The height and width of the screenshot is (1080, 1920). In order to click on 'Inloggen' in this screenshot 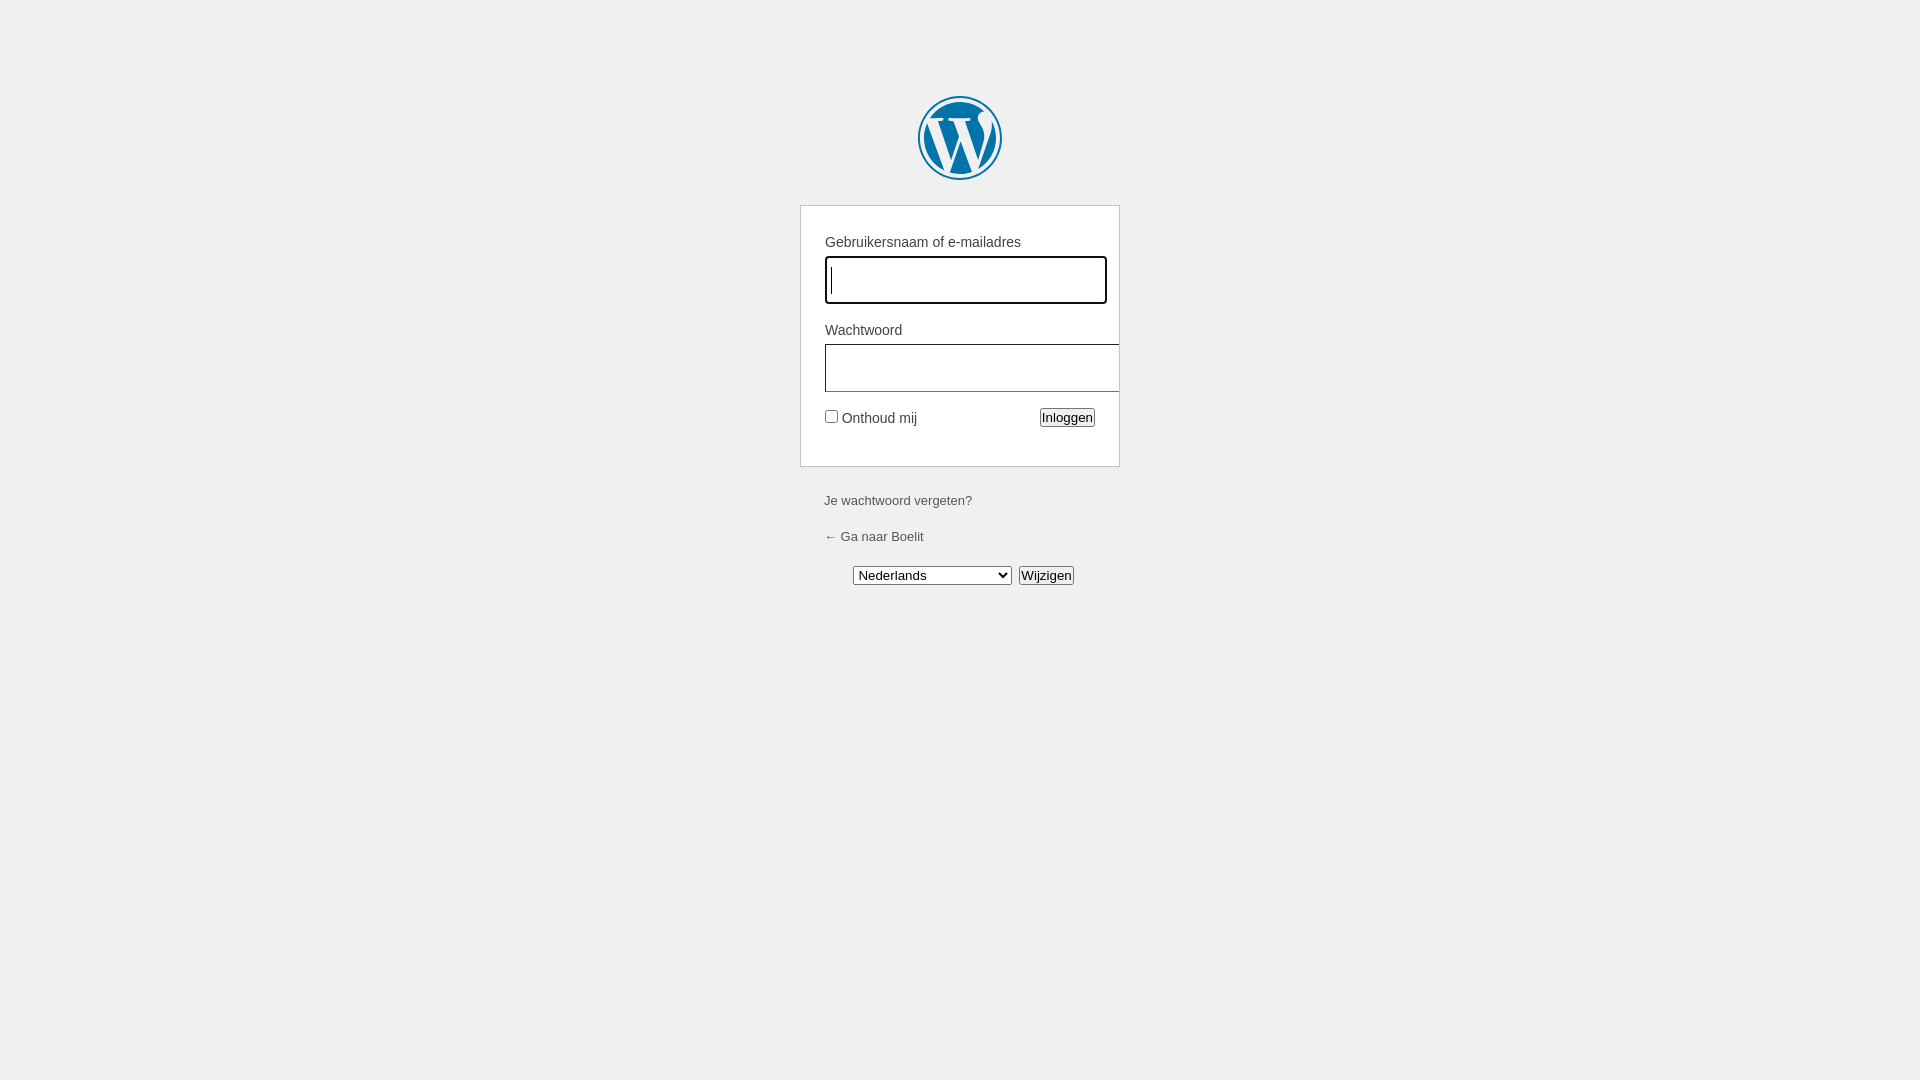, I will do `click(1066, 416)`.